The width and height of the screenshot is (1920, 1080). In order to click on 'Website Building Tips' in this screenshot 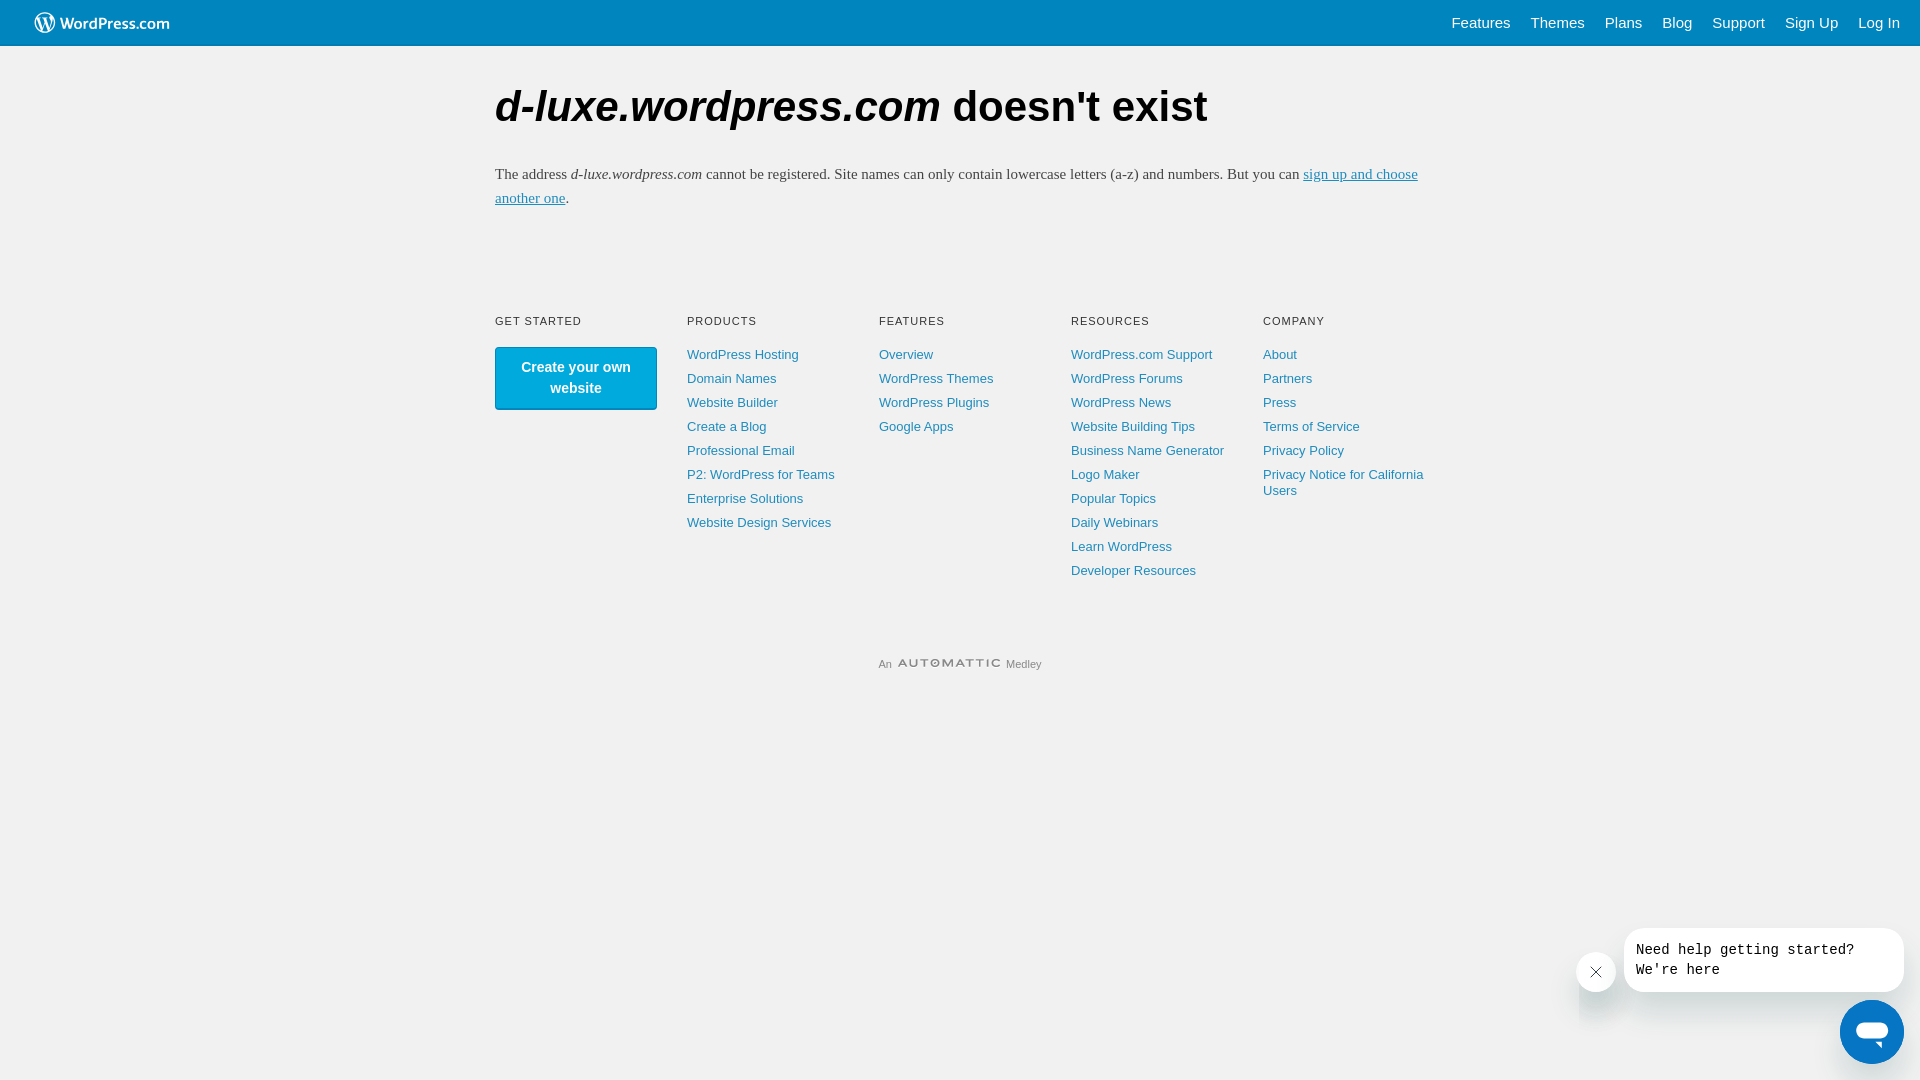, I will do `click(1069, 425)`.